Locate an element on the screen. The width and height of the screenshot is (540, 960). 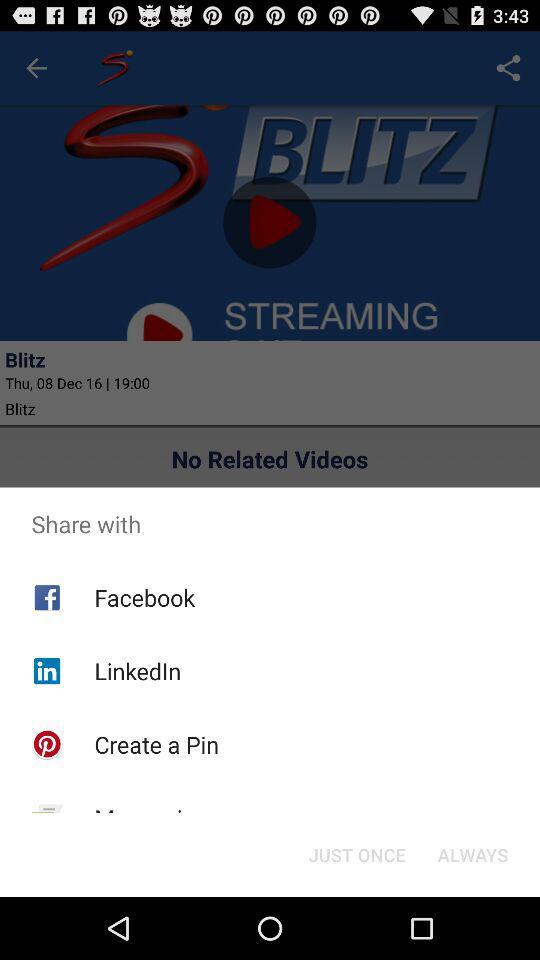
app below the share with app is located at coordinates (472, 853).